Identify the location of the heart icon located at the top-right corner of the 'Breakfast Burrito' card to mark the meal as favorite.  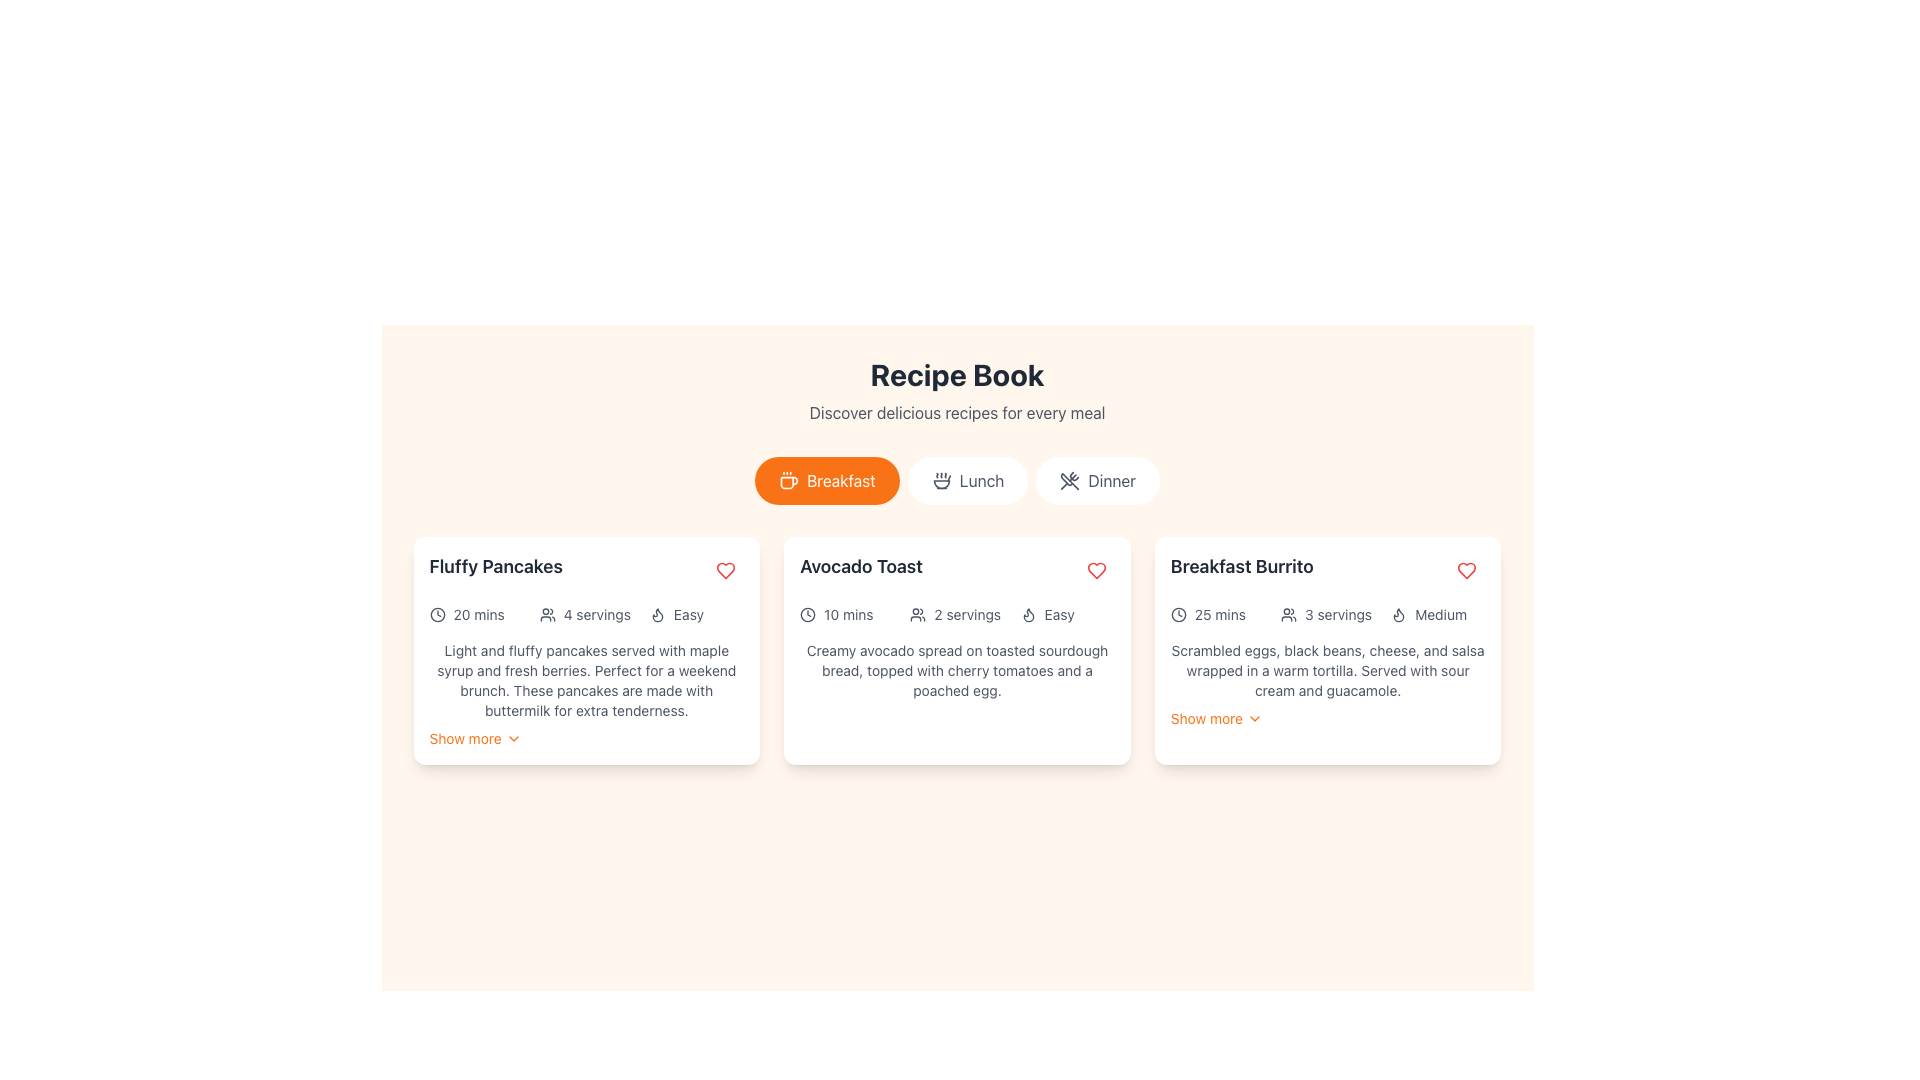
(1467, 570).